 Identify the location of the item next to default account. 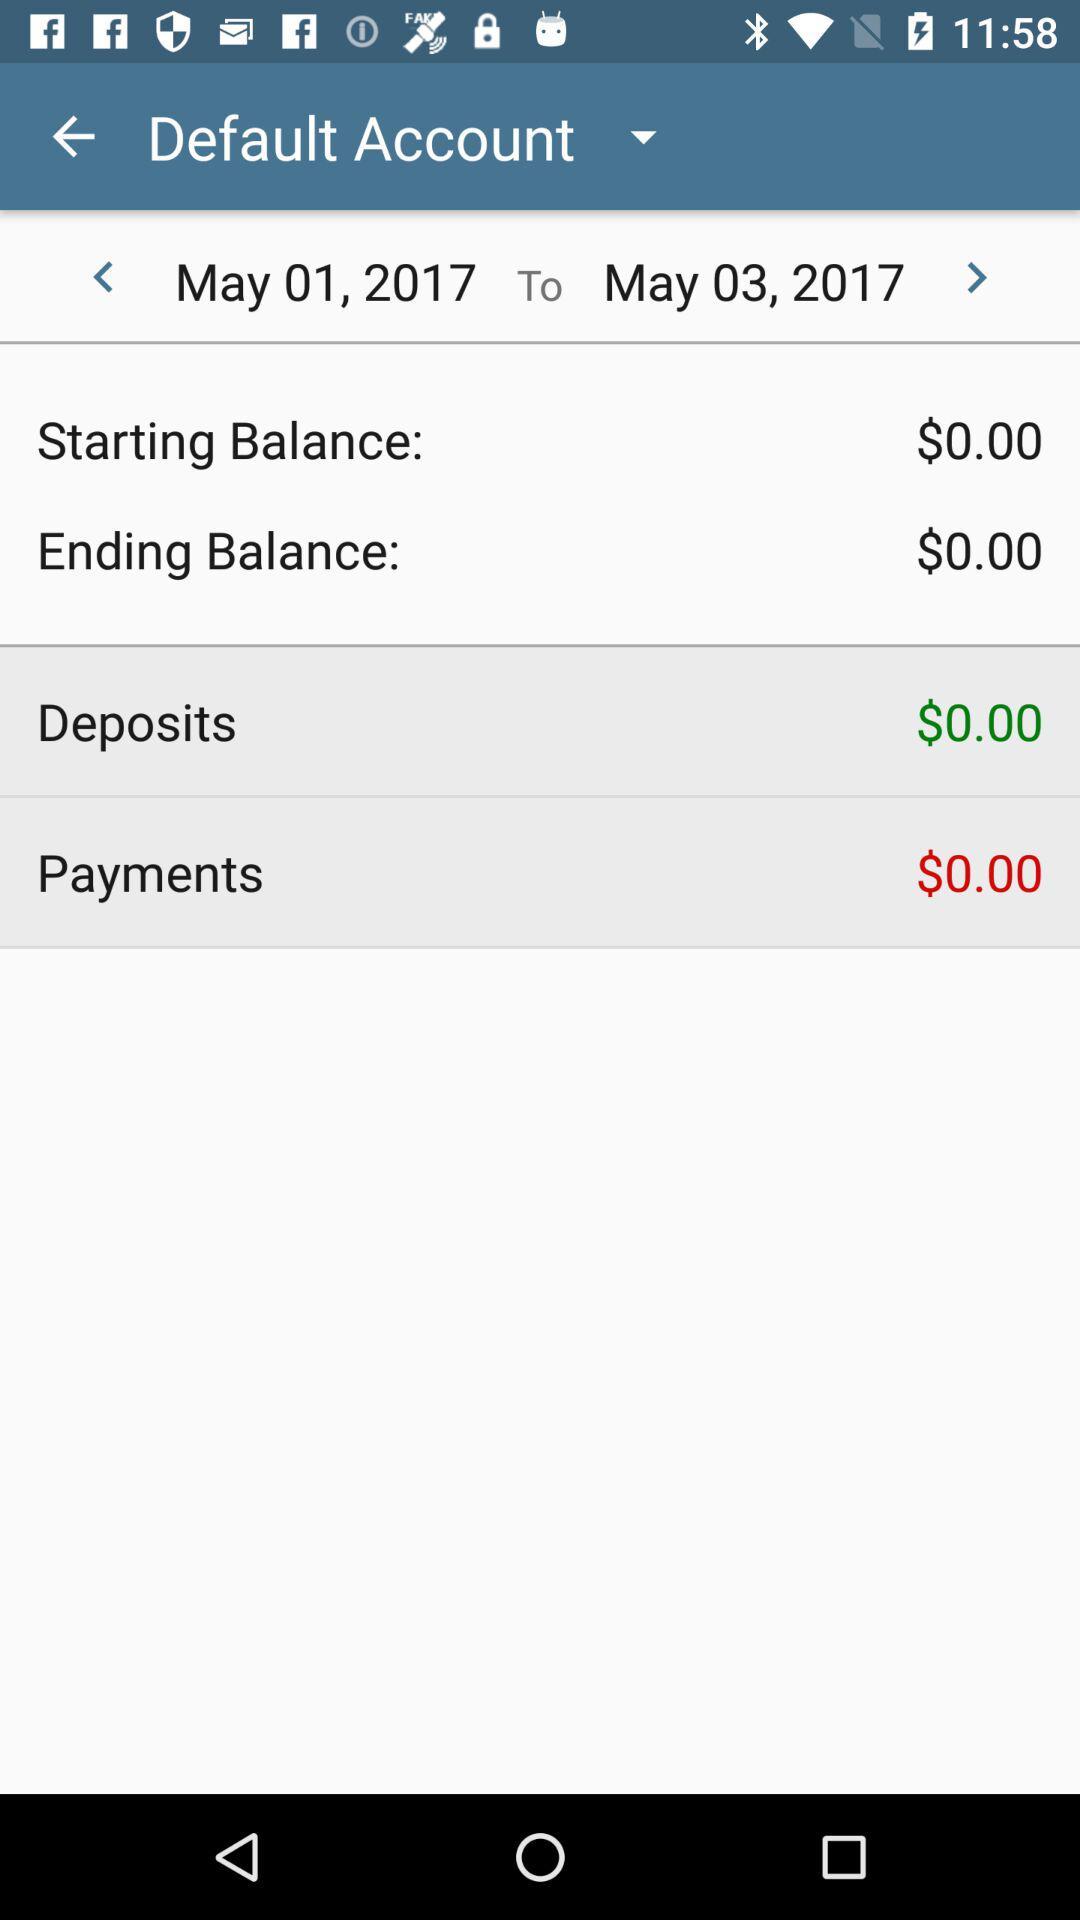
(72, 135).